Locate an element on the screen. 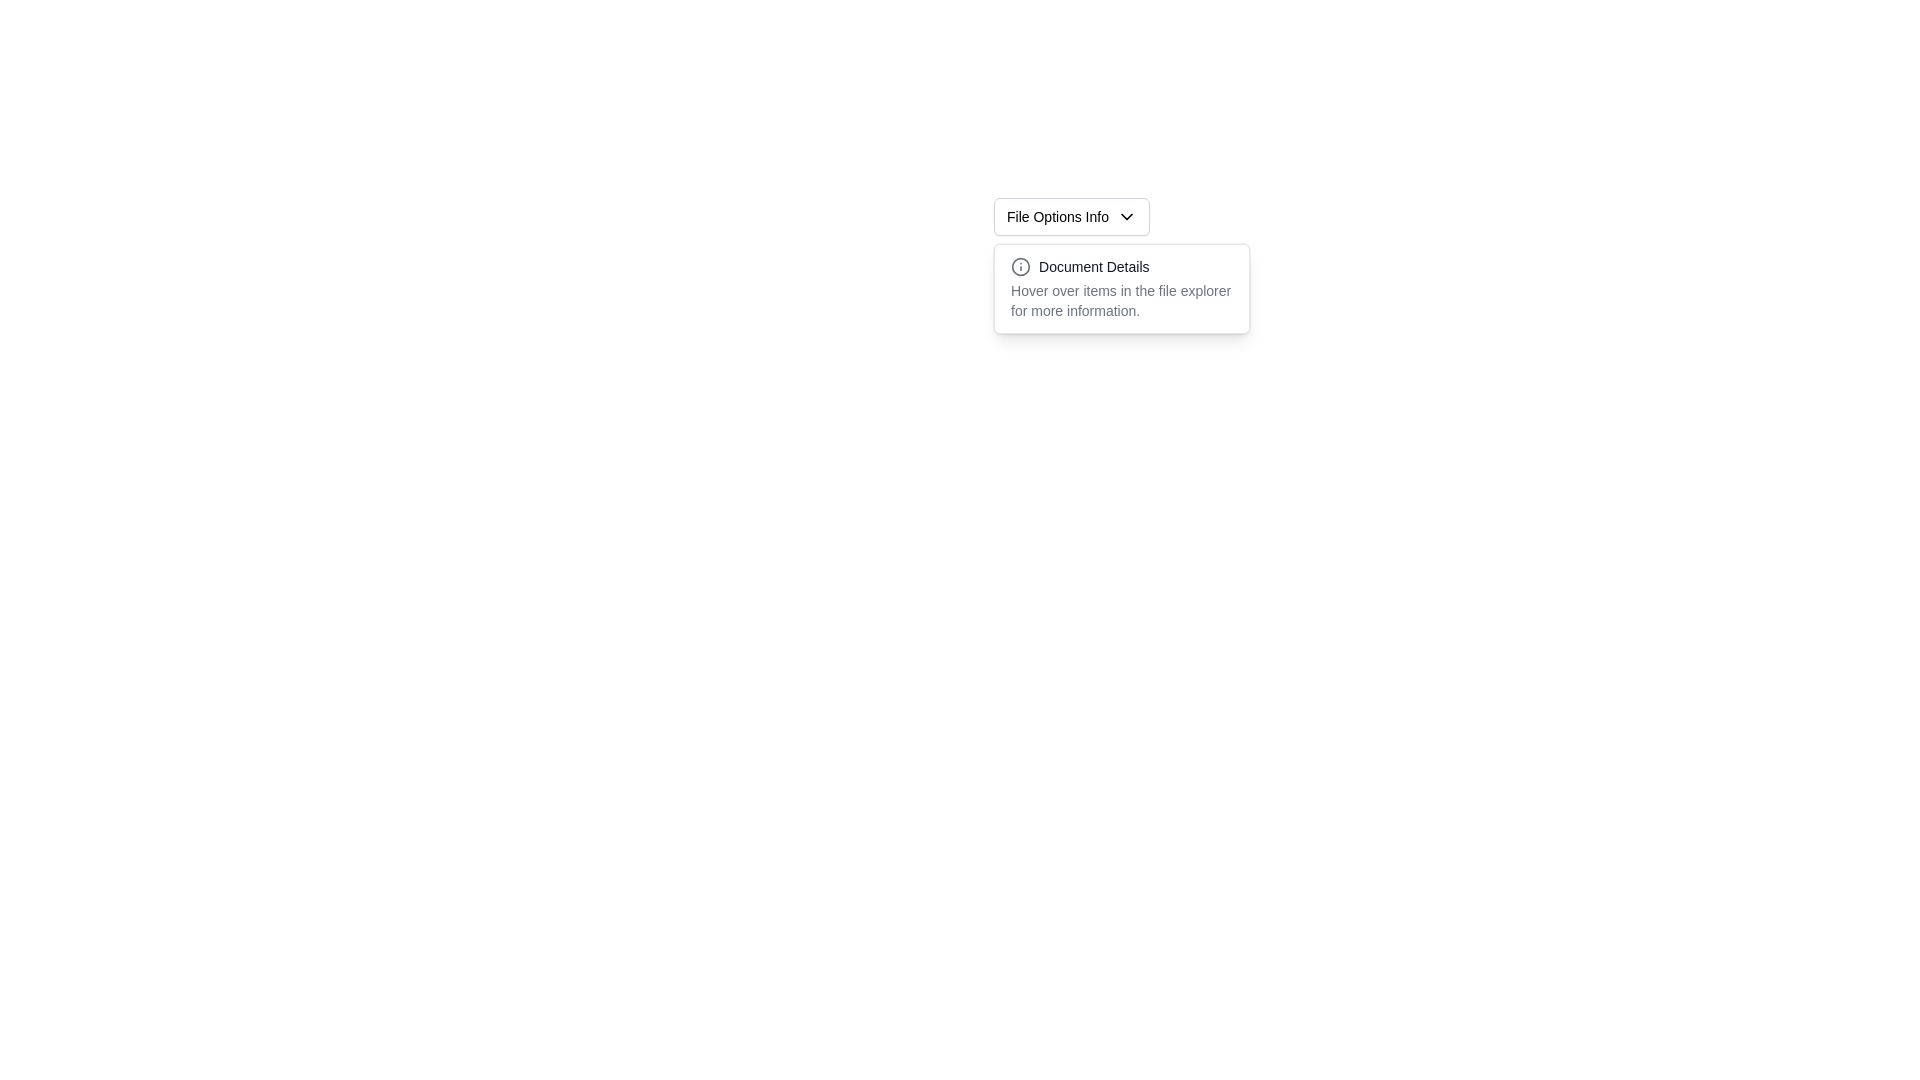 This screenshot has width=1920, height=1080. the chevron icon located to the right of the 'File Options Info' button is located at coordinates (1127, 216).